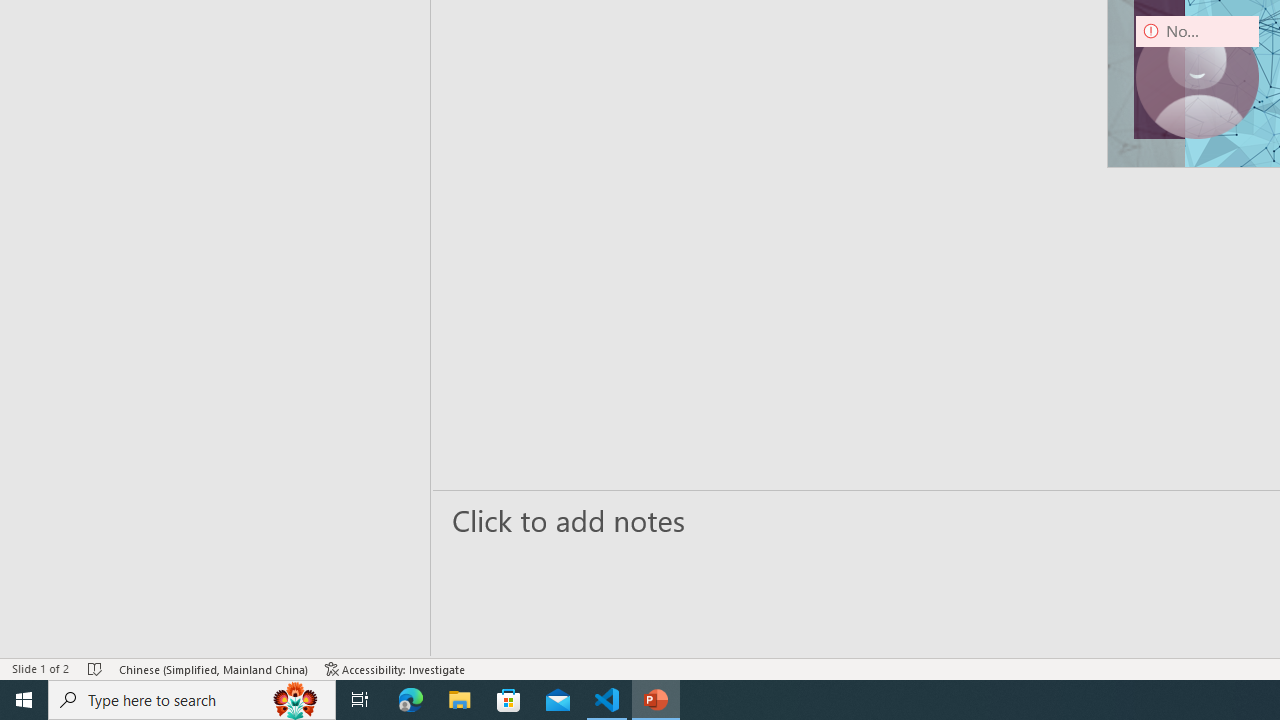 The image size is (1280, 720). Describe the element at coordinates (1197, 76) in the screenshot. I see `'Camera 9, No camera detected.'` at that location.